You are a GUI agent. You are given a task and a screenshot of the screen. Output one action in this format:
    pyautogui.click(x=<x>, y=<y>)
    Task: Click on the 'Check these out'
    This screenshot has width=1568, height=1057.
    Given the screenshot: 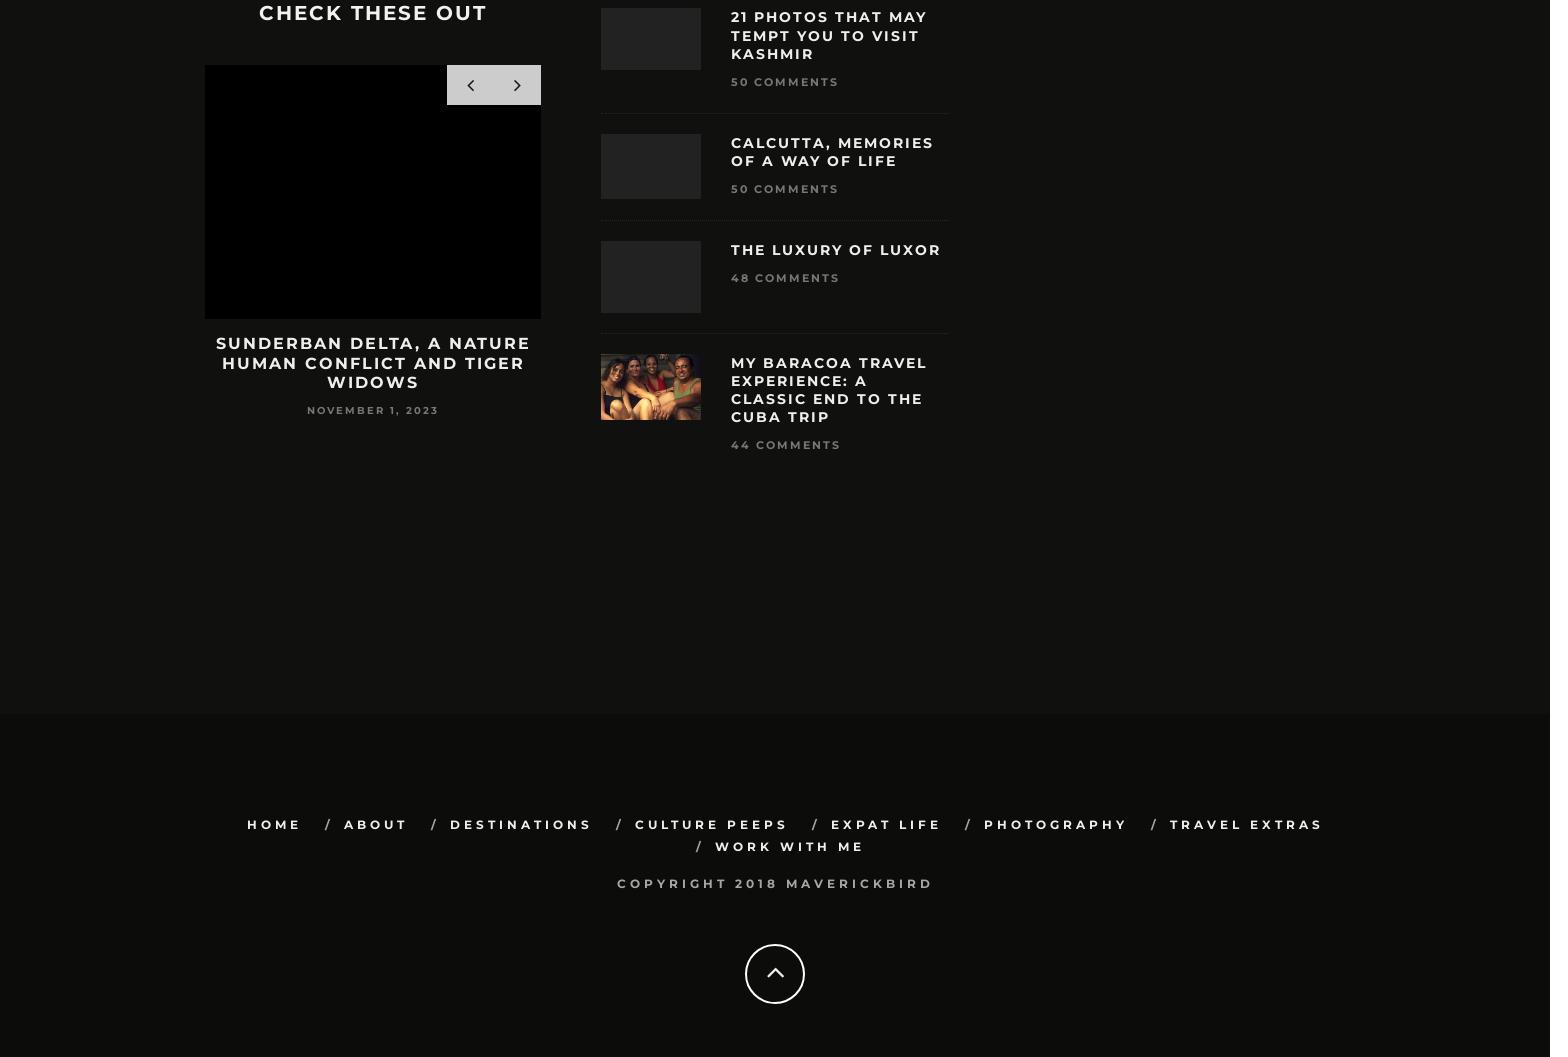 What is the action you would take?
    pyautogui.click(x=373, y=13)
    